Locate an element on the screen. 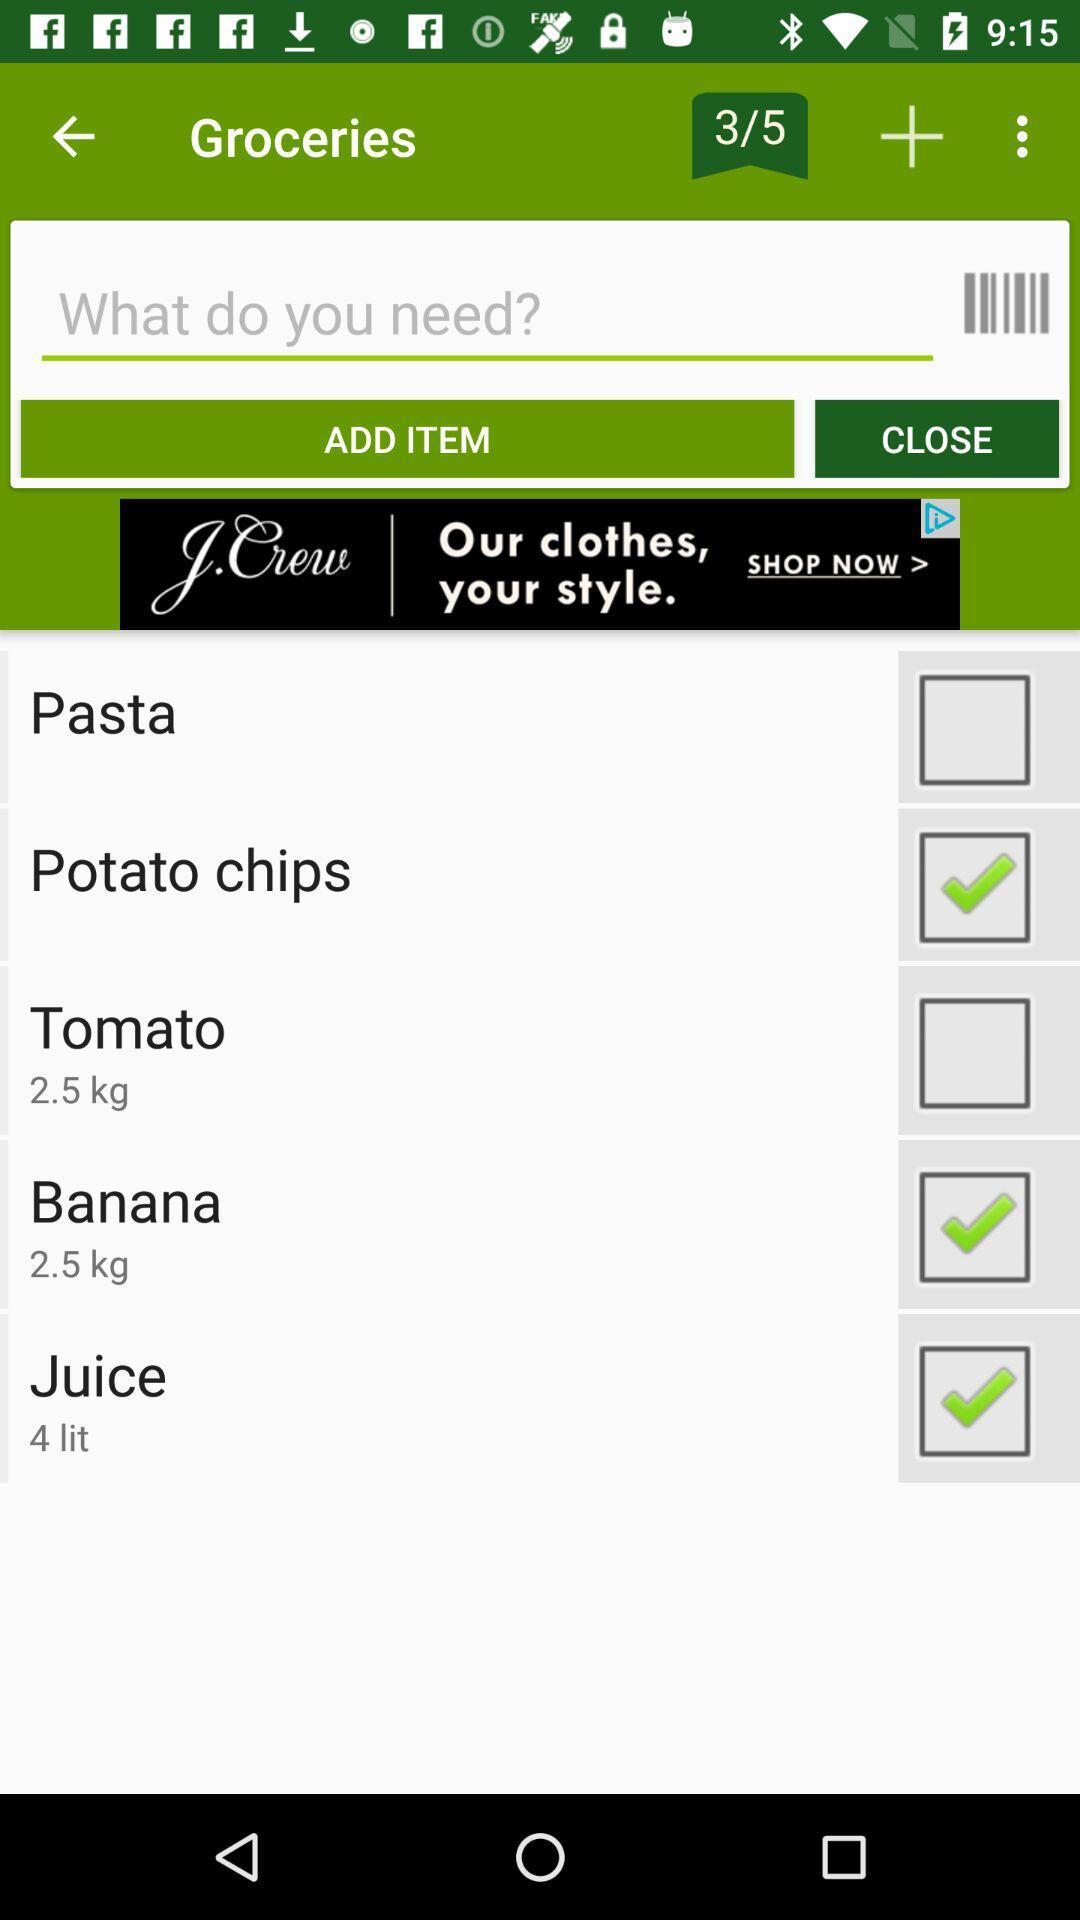 Image resolution: width=1080 pixels, height=1920 pixels. advertisement is located at coordinates (540, 563).